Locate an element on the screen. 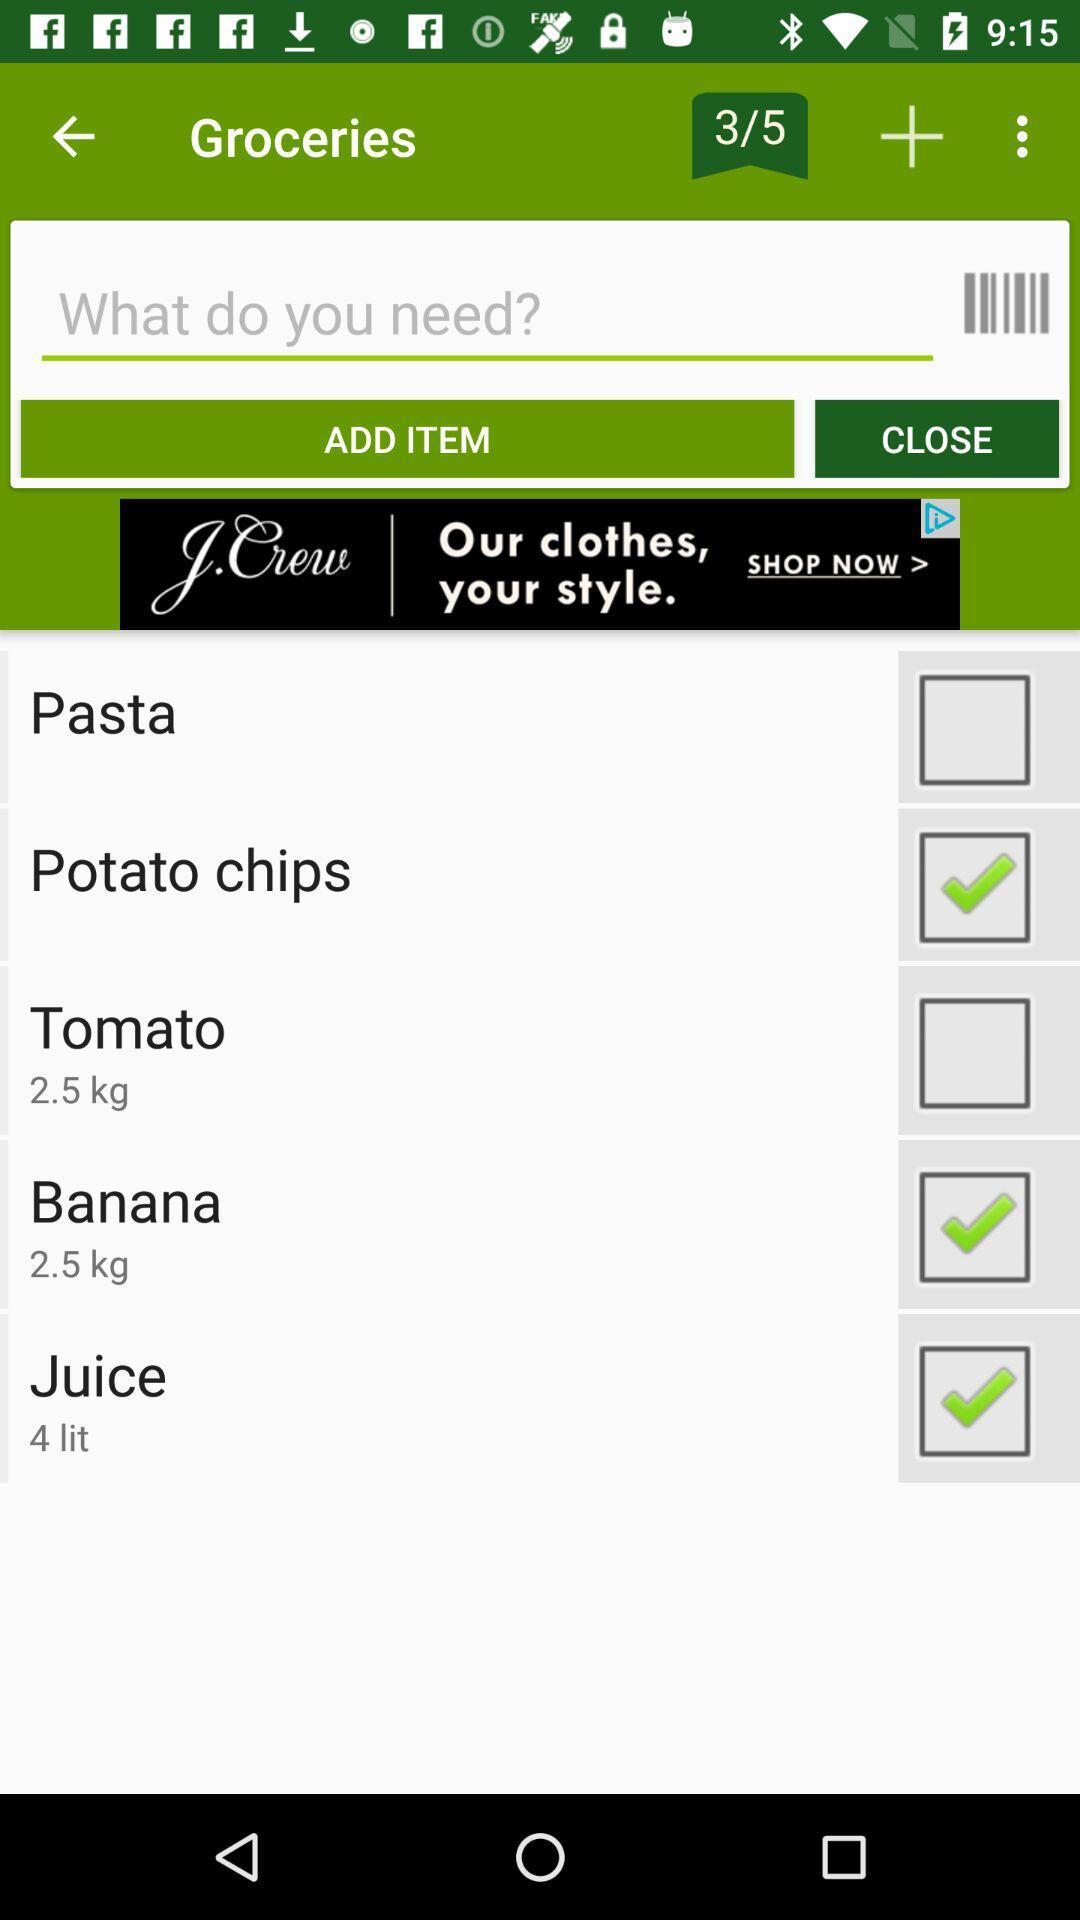 Image resolution: width=1080 pixels, height=1920 pixels. advertisement is located at coordinates (540, 563).